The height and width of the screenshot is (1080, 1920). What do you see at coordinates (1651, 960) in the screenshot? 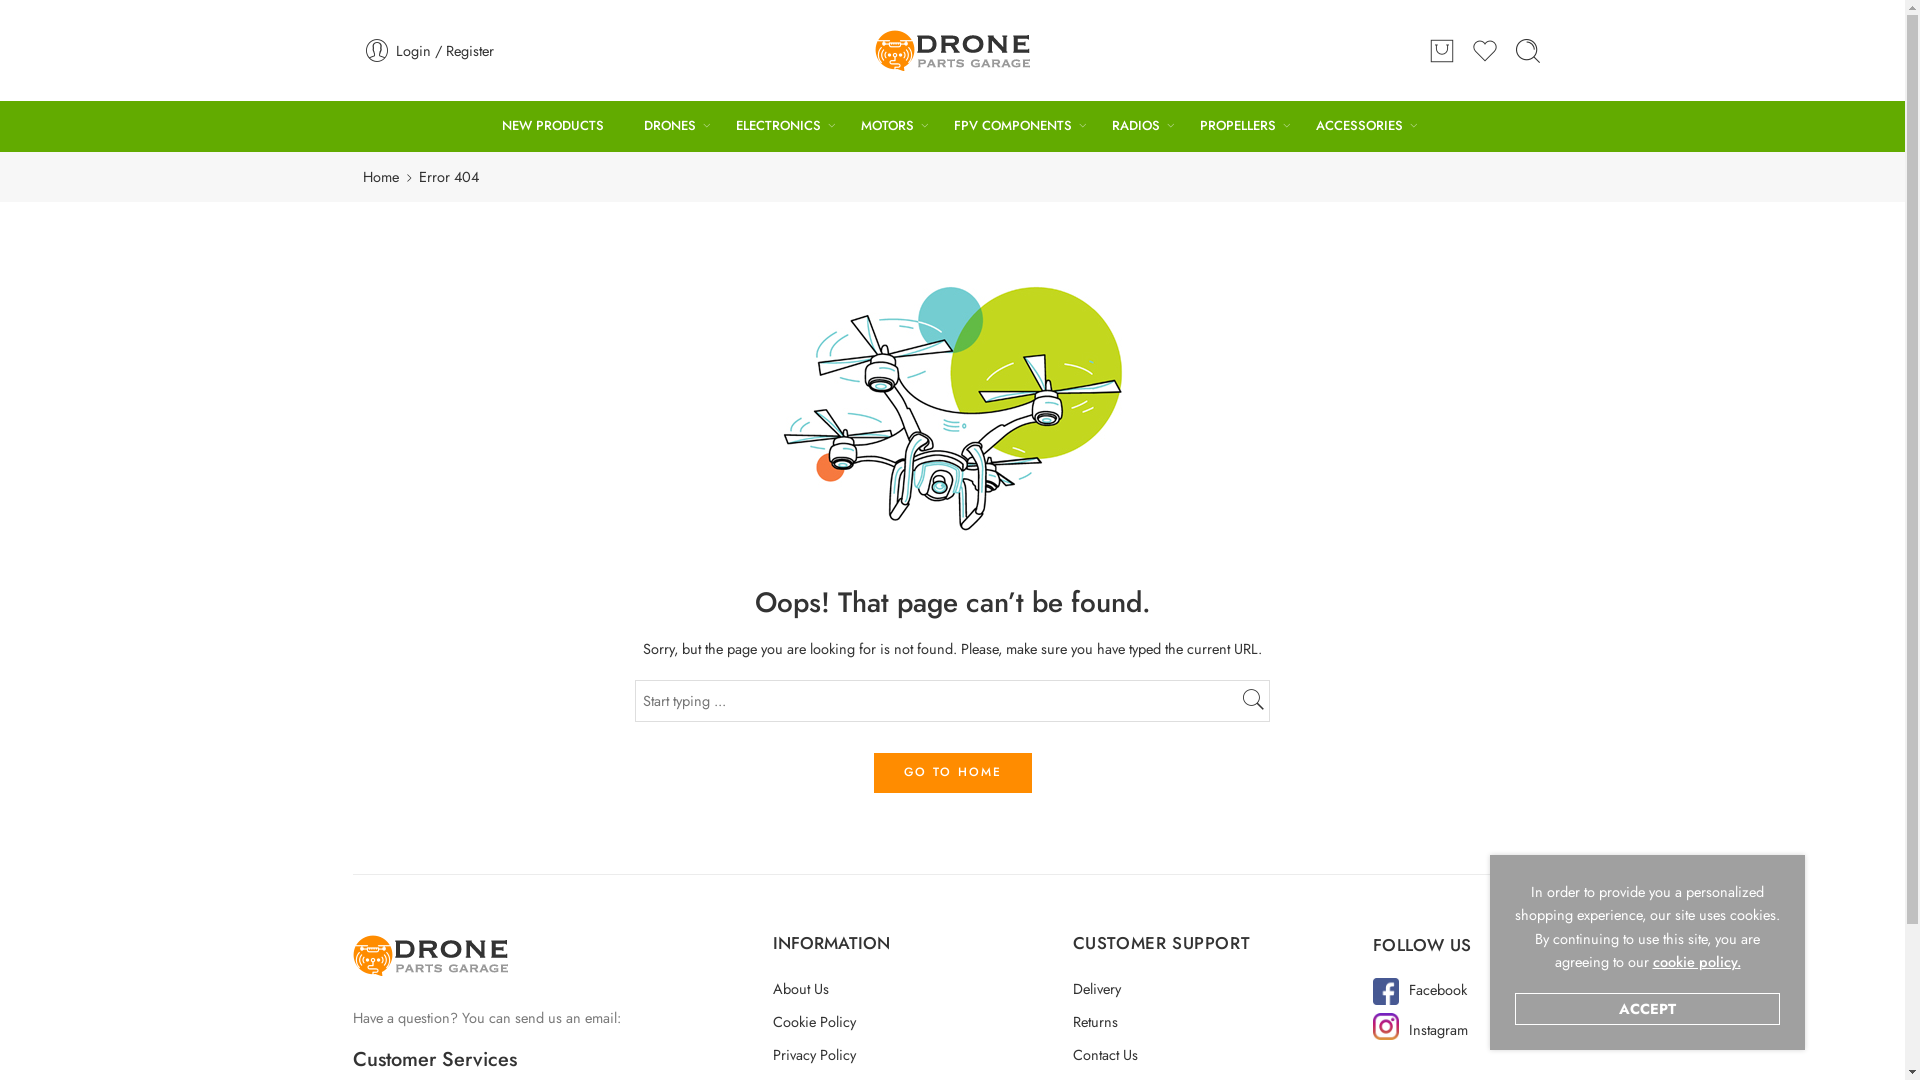
I see `'cookie policy.'` at bounding box center [1651, 960].